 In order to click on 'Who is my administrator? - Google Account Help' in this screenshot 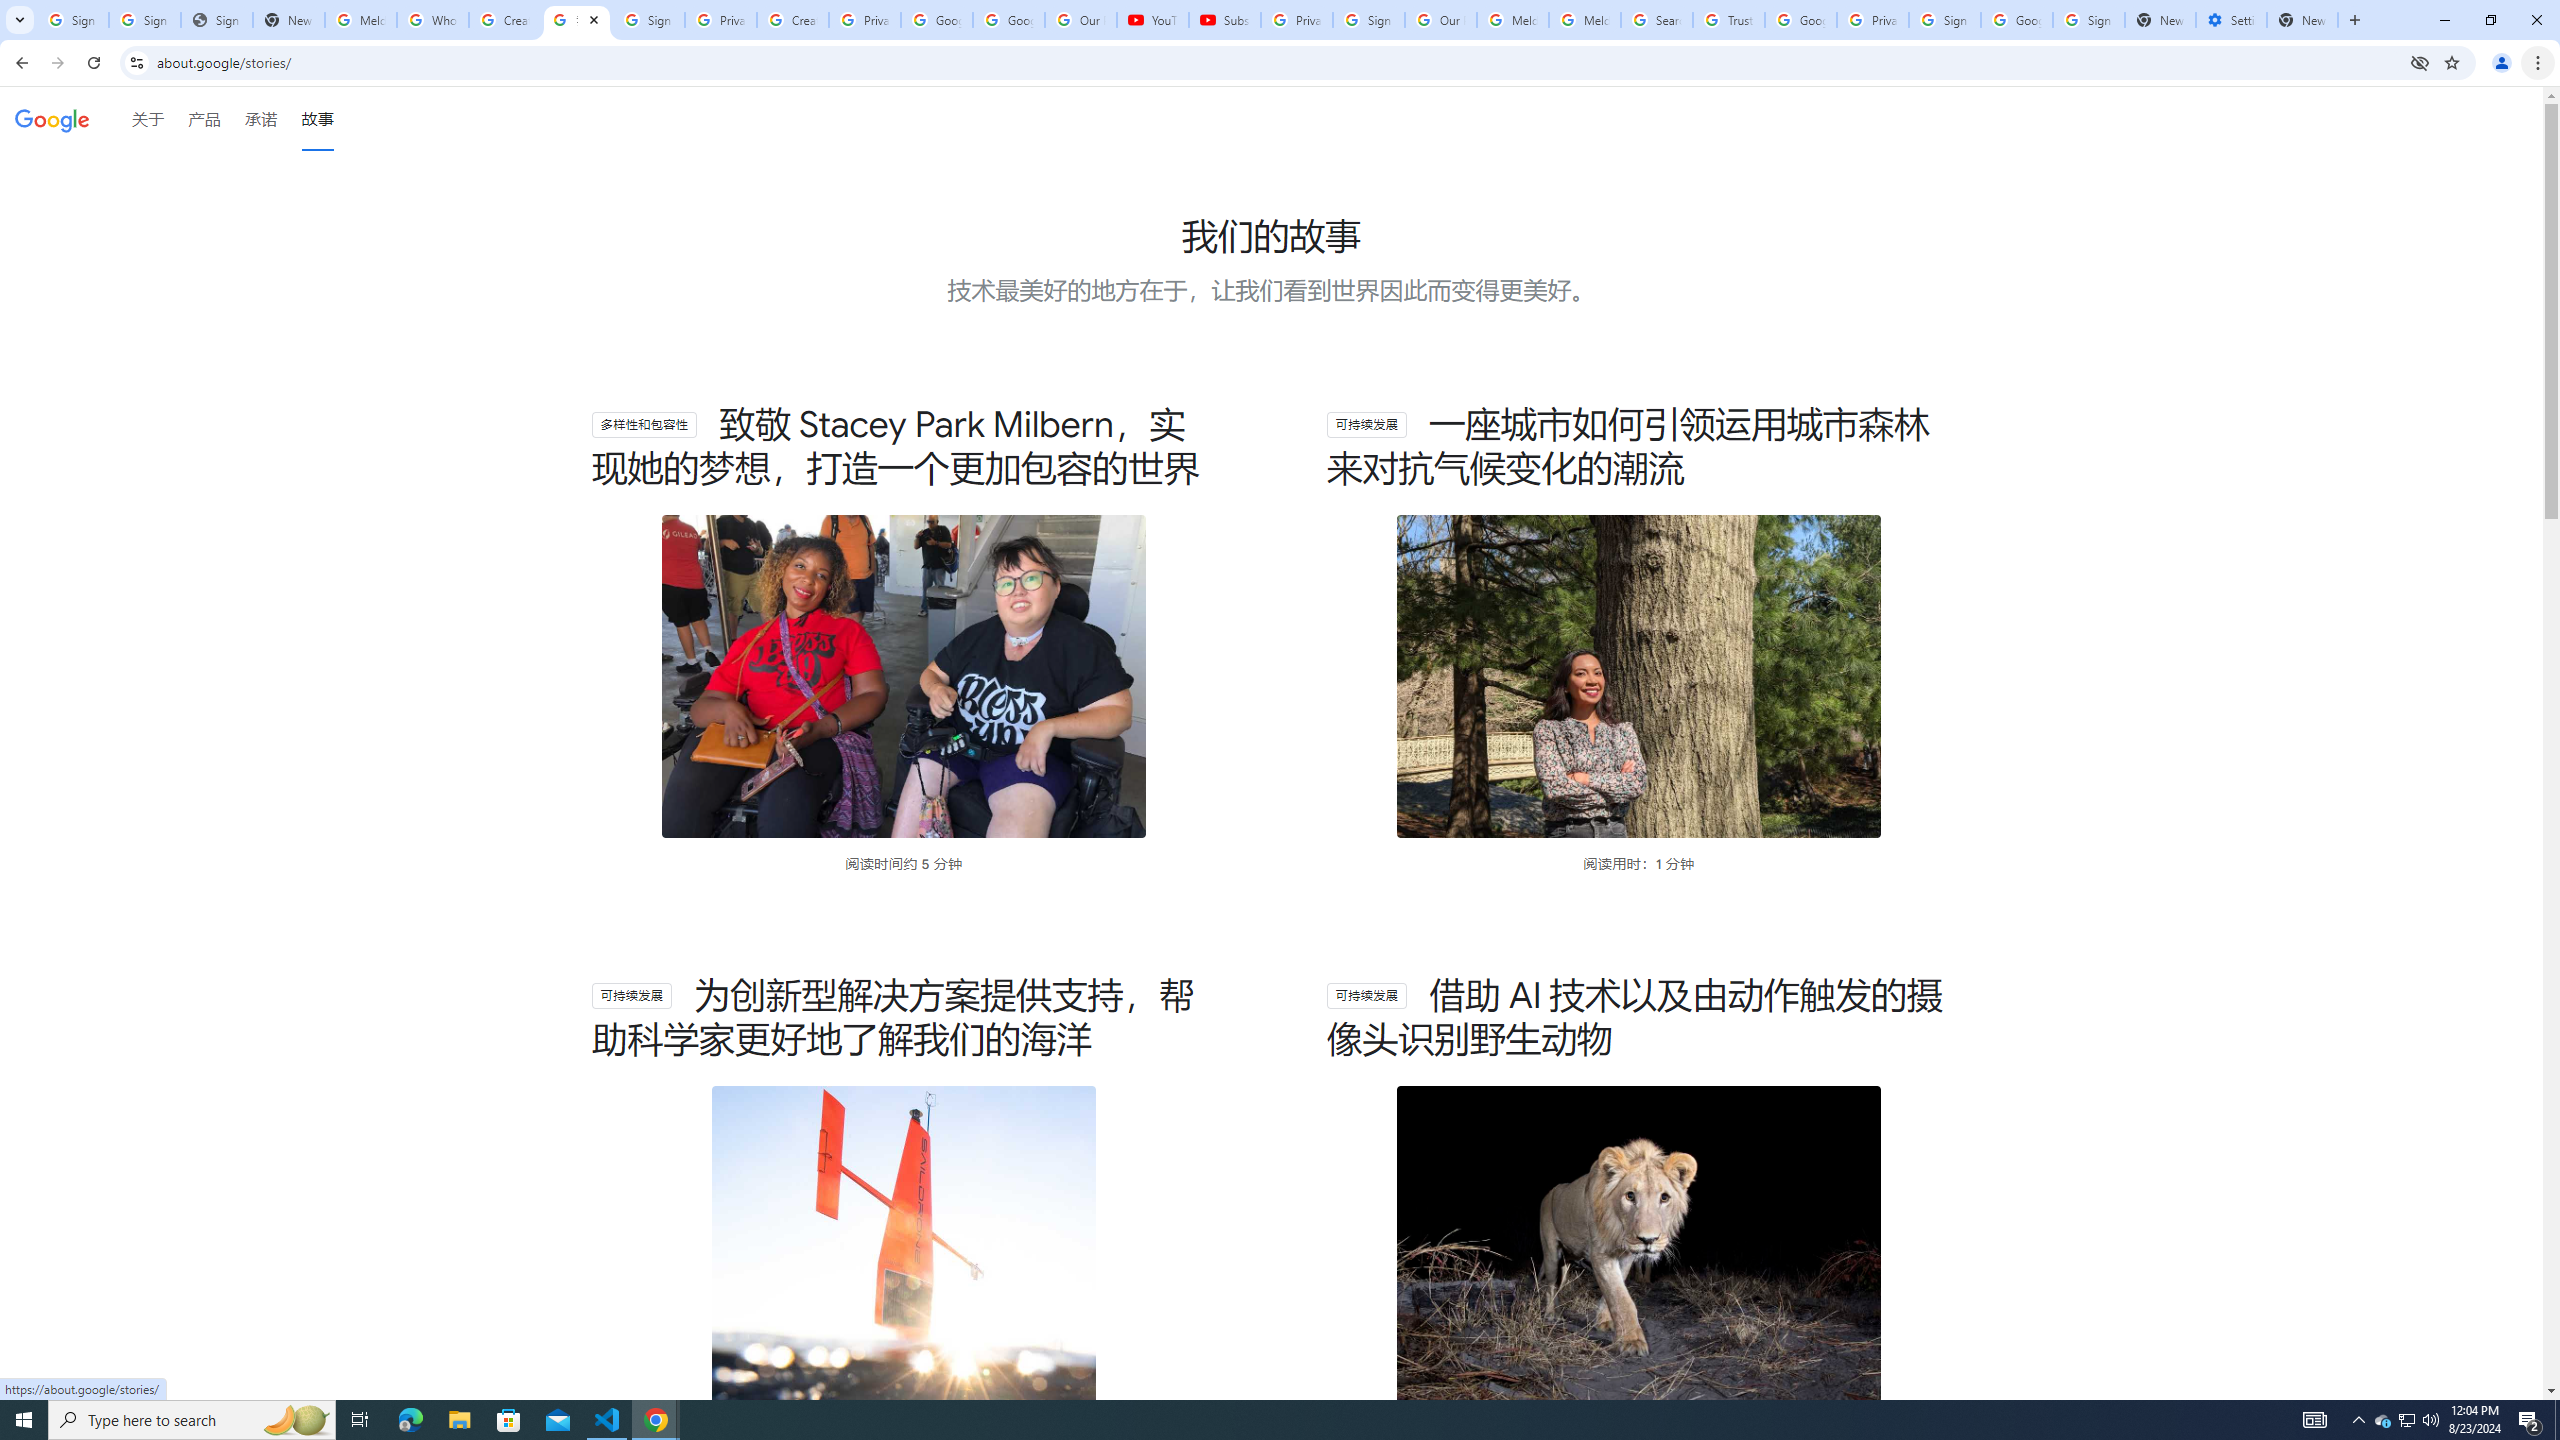, I will do `click(432, 19)`.